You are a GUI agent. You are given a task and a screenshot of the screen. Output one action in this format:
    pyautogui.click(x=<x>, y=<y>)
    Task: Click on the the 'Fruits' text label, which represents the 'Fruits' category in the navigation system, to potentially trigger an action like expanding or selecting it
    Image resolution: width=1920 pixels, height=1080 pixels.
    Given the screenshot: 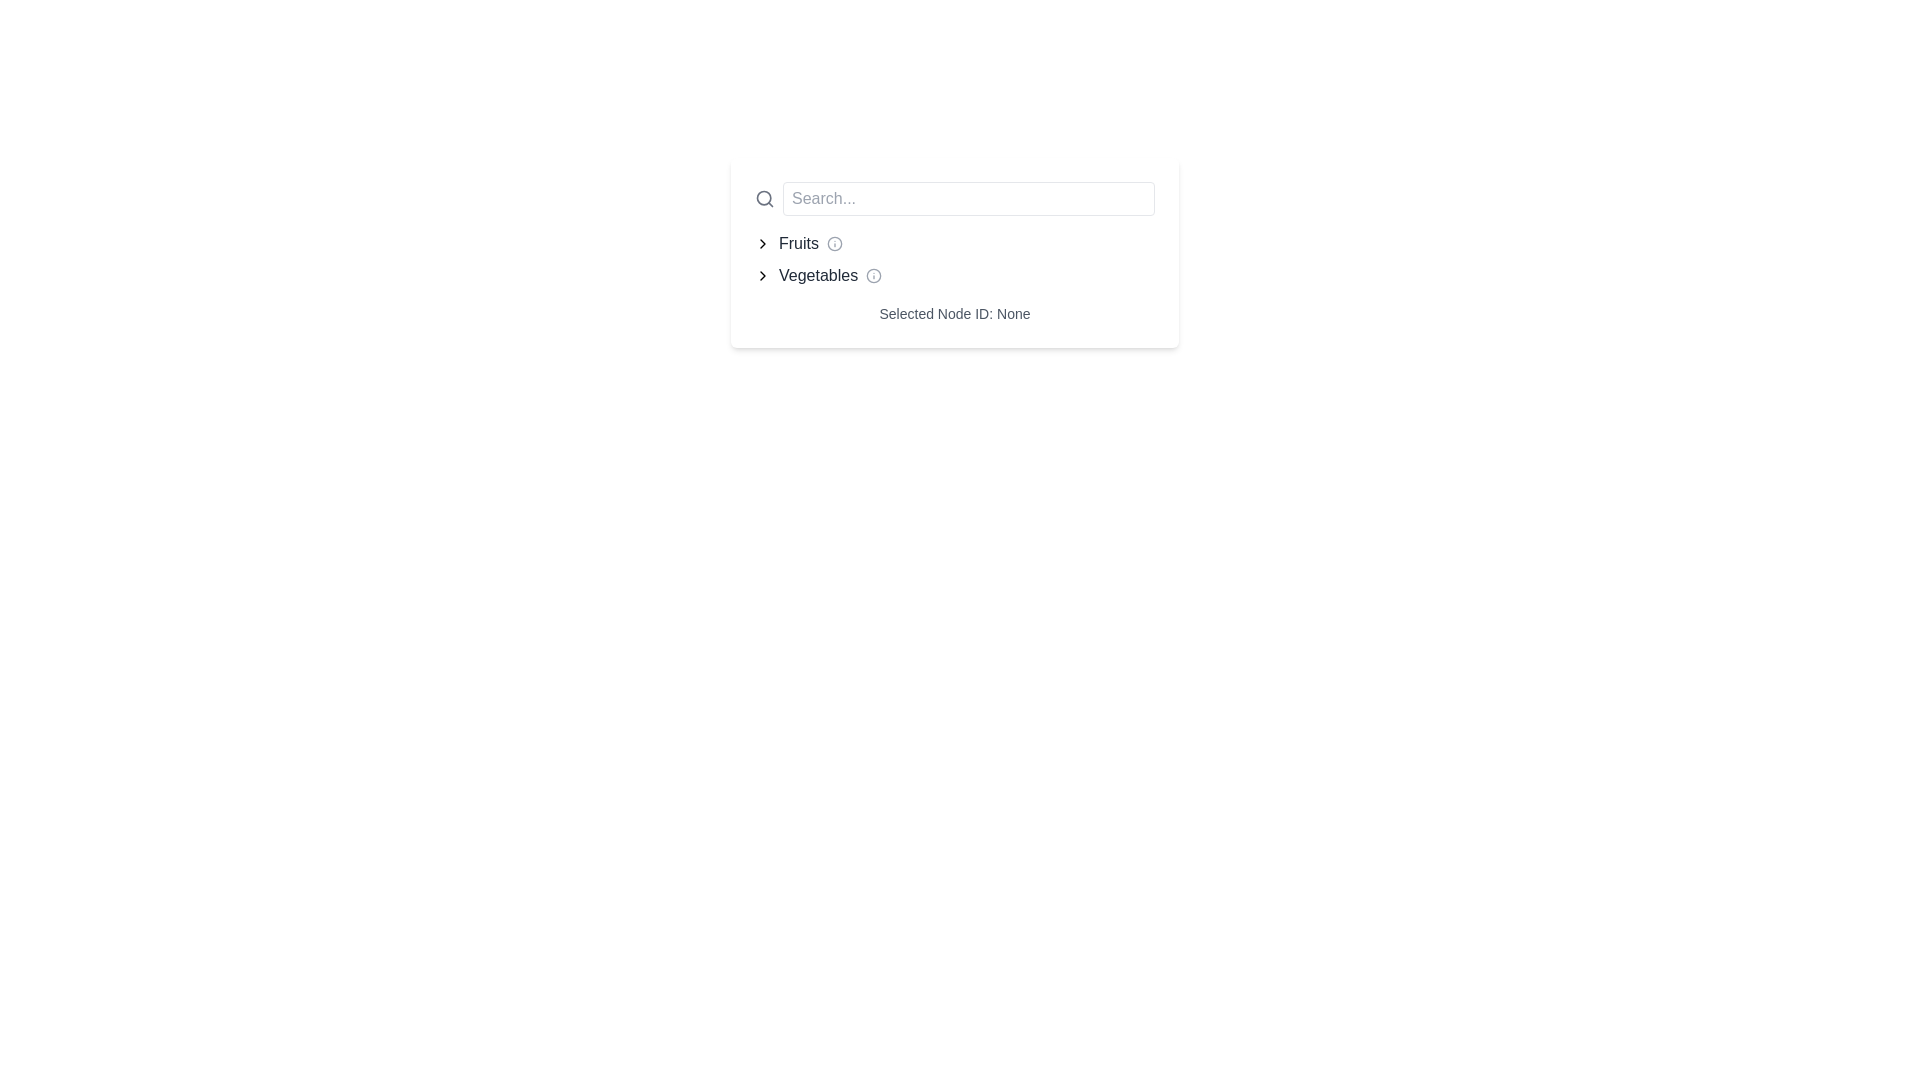 What is the action you would take?
    pyautogui.click(x=797, y=242)
    